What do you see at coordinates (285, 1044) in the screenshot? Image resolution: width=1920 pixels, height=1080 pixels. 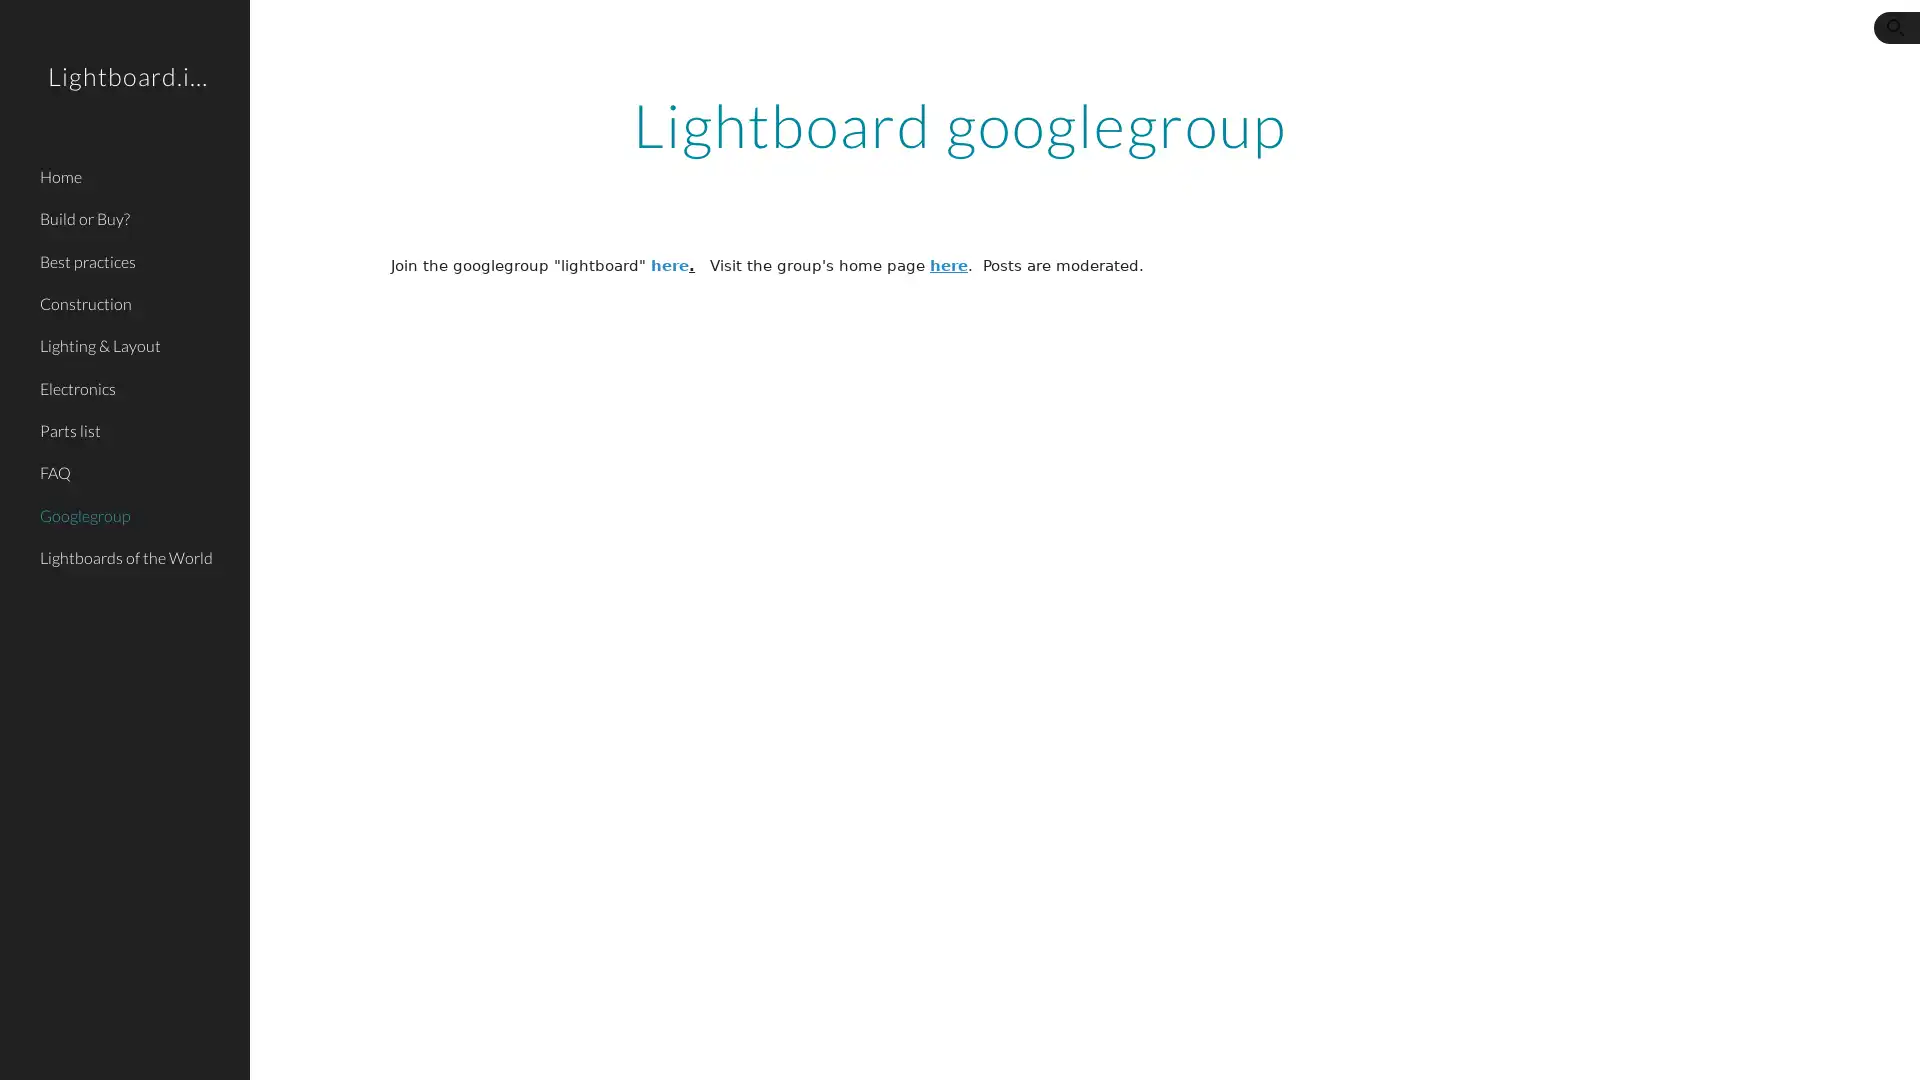 I see `Site actions` at bounding box center [285, 1044].